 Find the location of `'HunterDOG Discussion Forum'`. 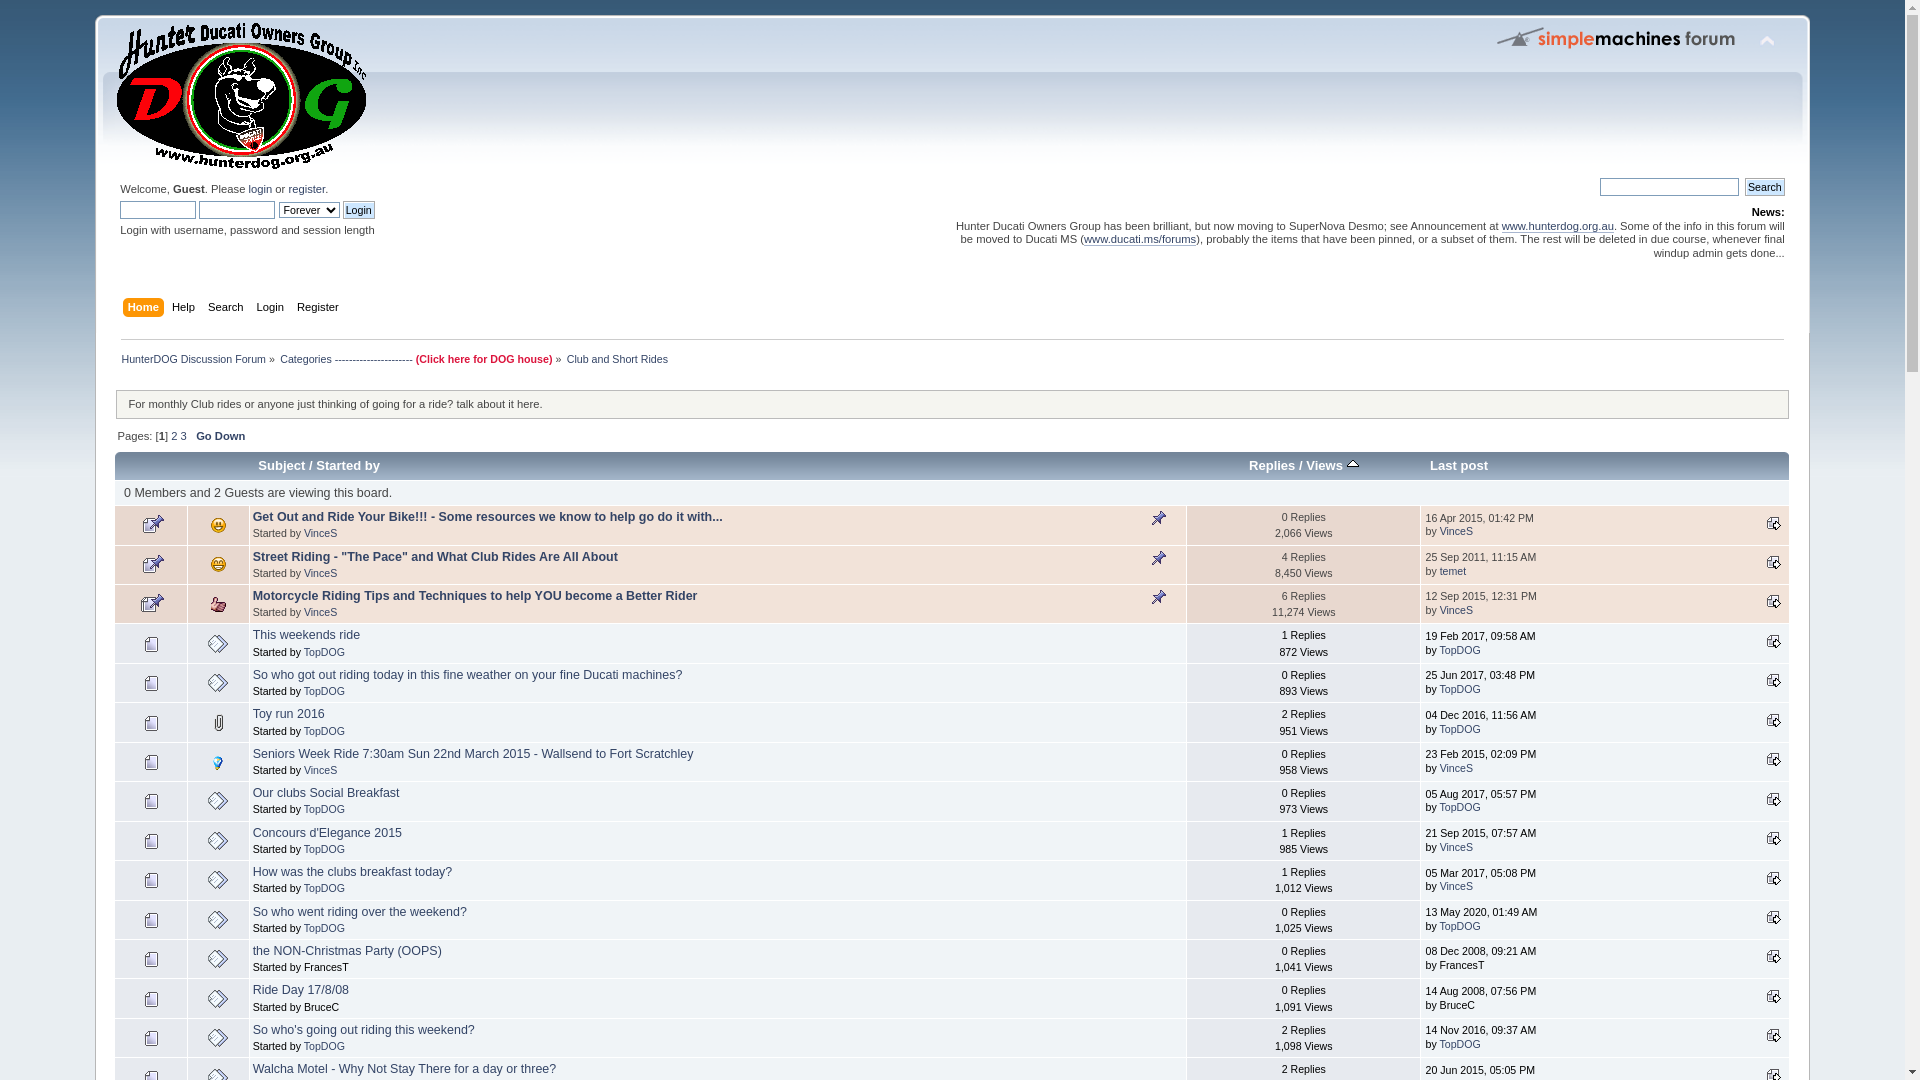

'HunterDOG Discussion Forum' is located at coordinates (193, 357).